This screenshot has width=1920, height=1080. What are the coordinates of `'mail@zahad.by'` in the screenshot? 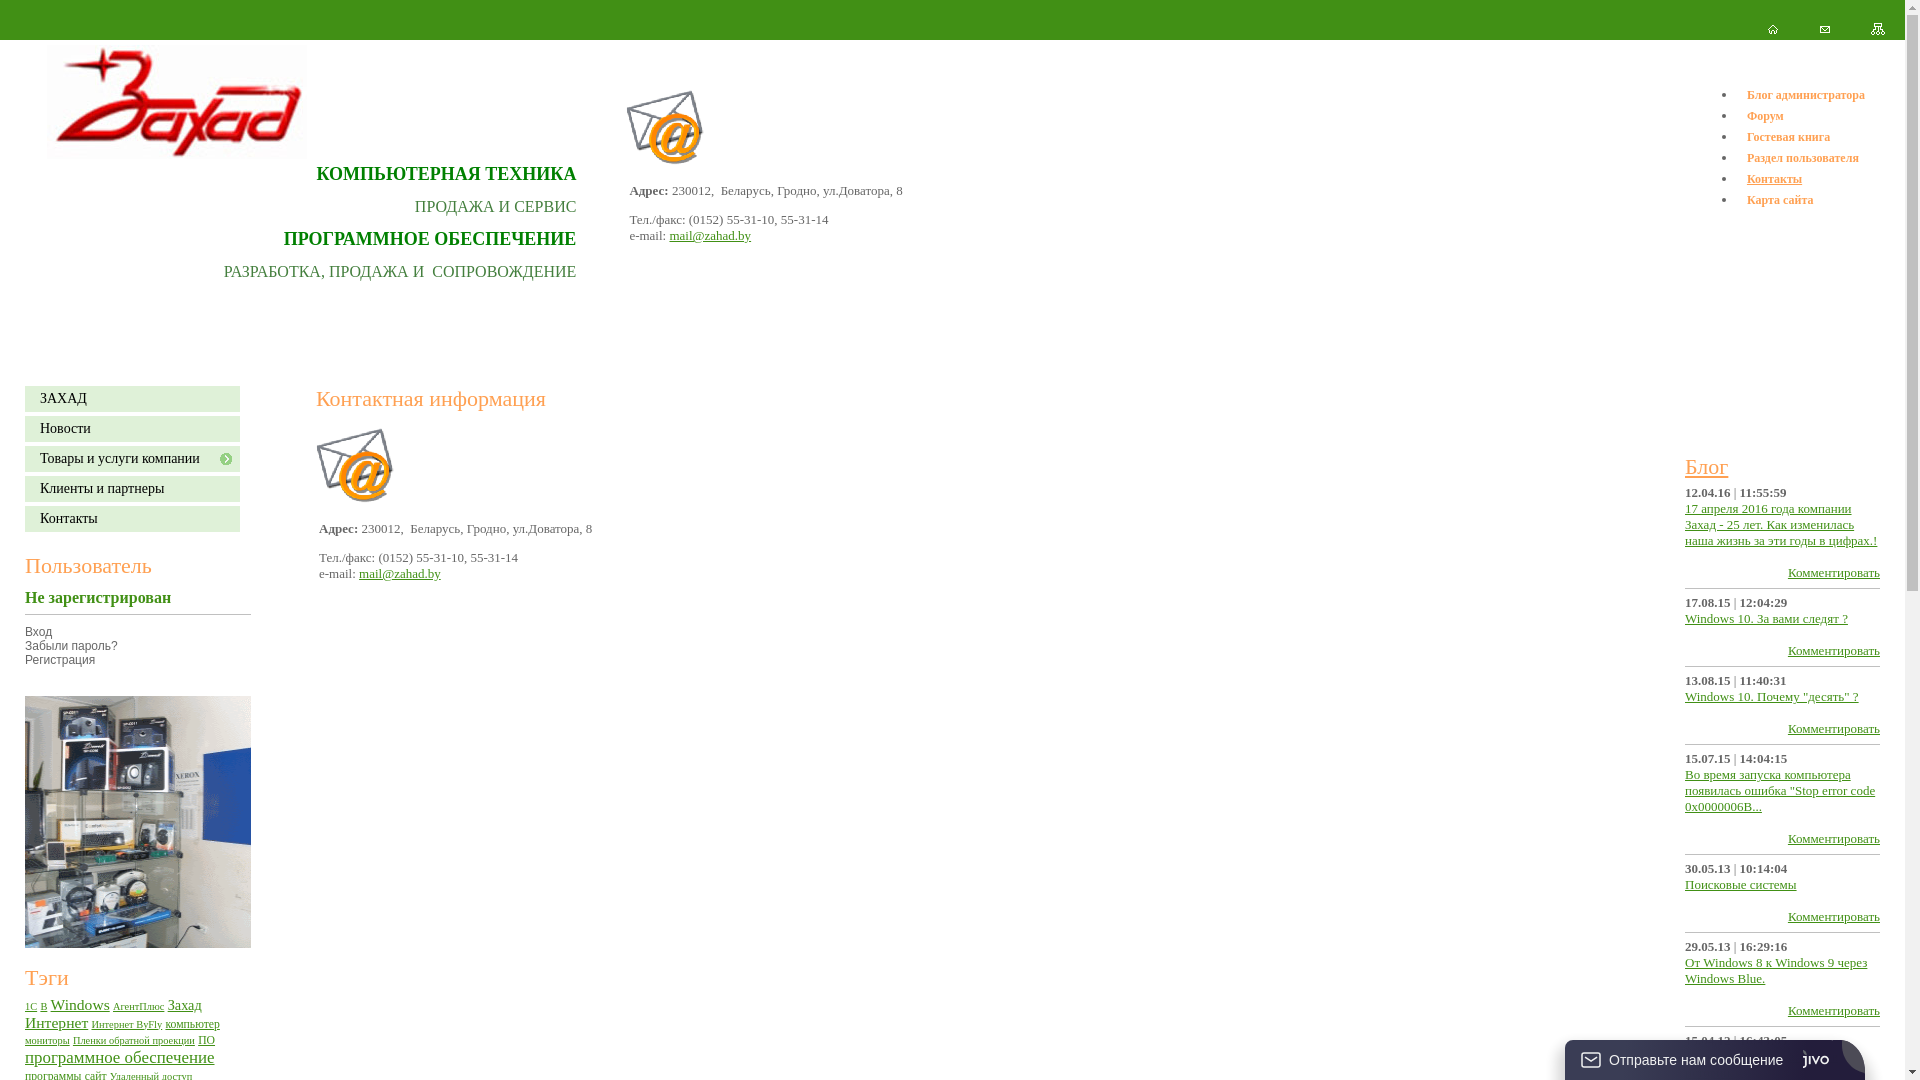 It's located at (710, 234).